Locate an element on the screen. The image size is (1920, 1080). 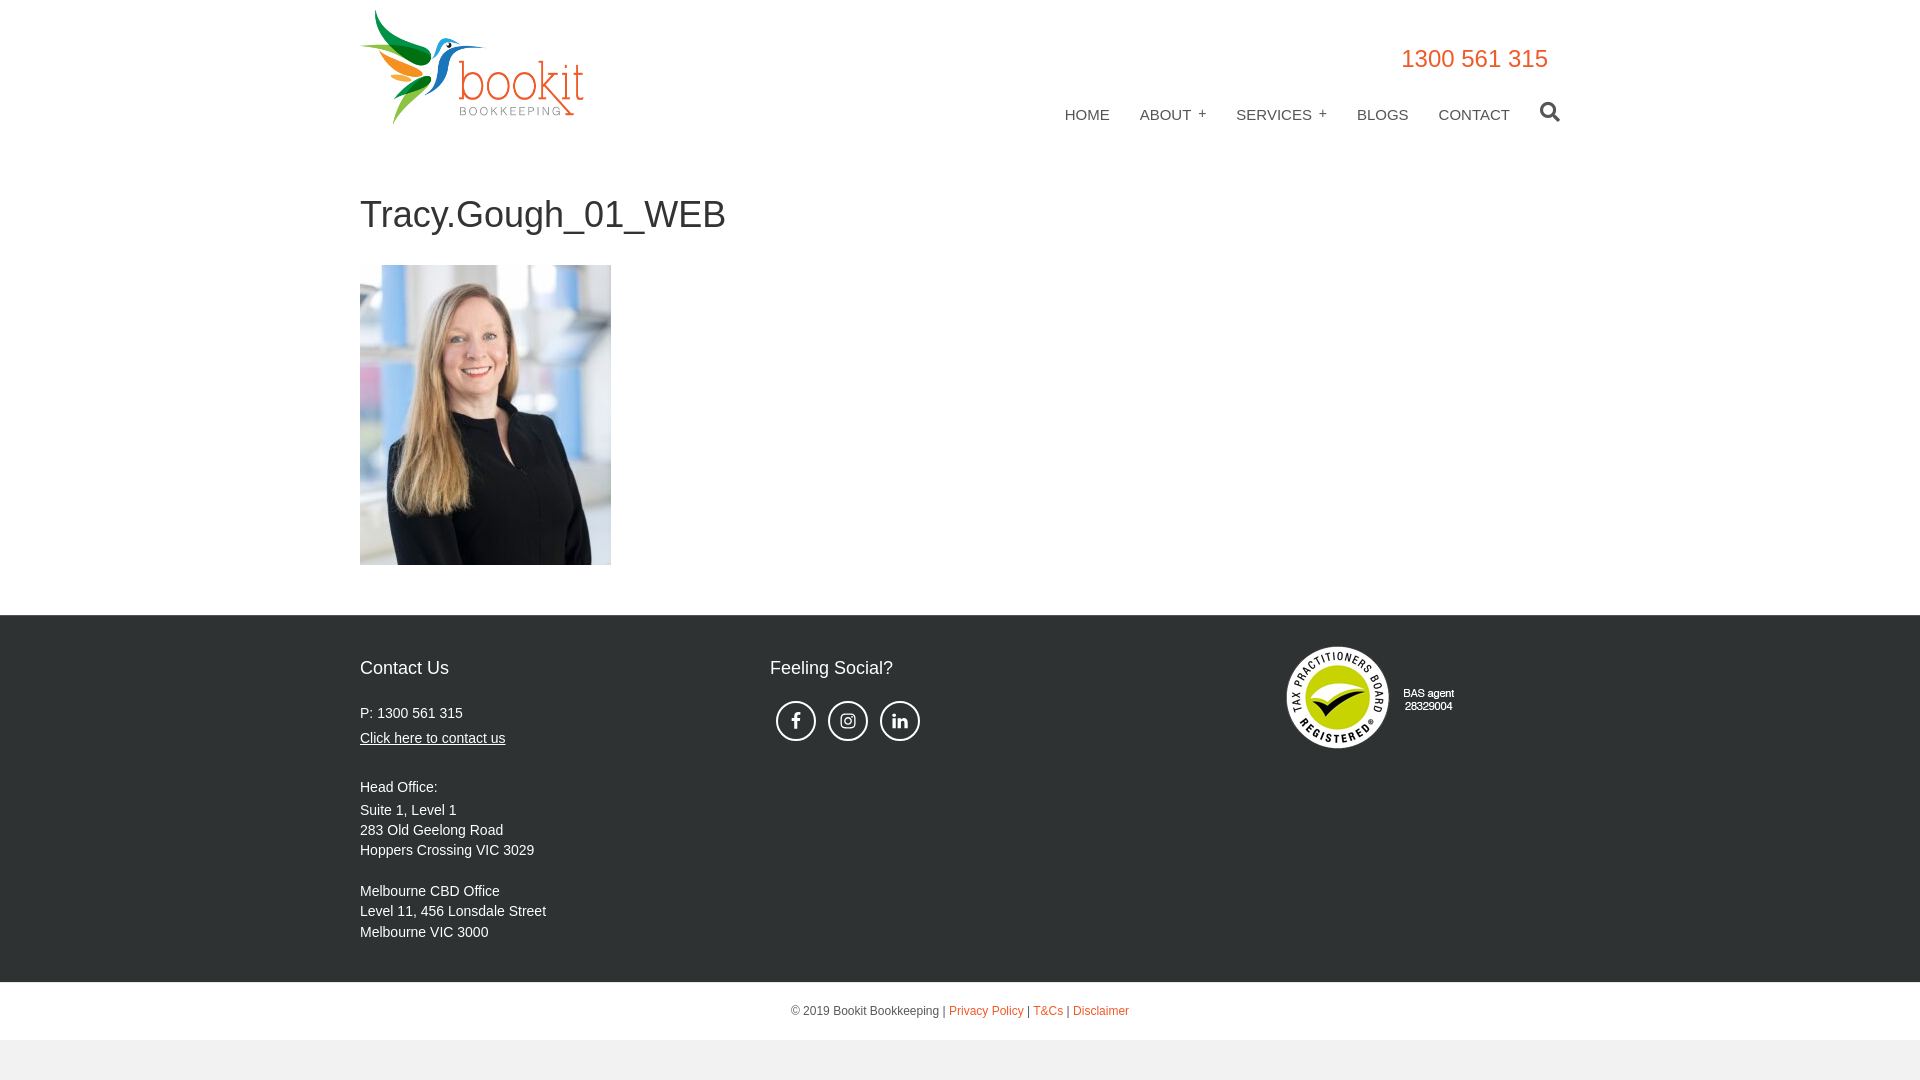
'Disclaimer' is located at coordinates (1099, 1010).